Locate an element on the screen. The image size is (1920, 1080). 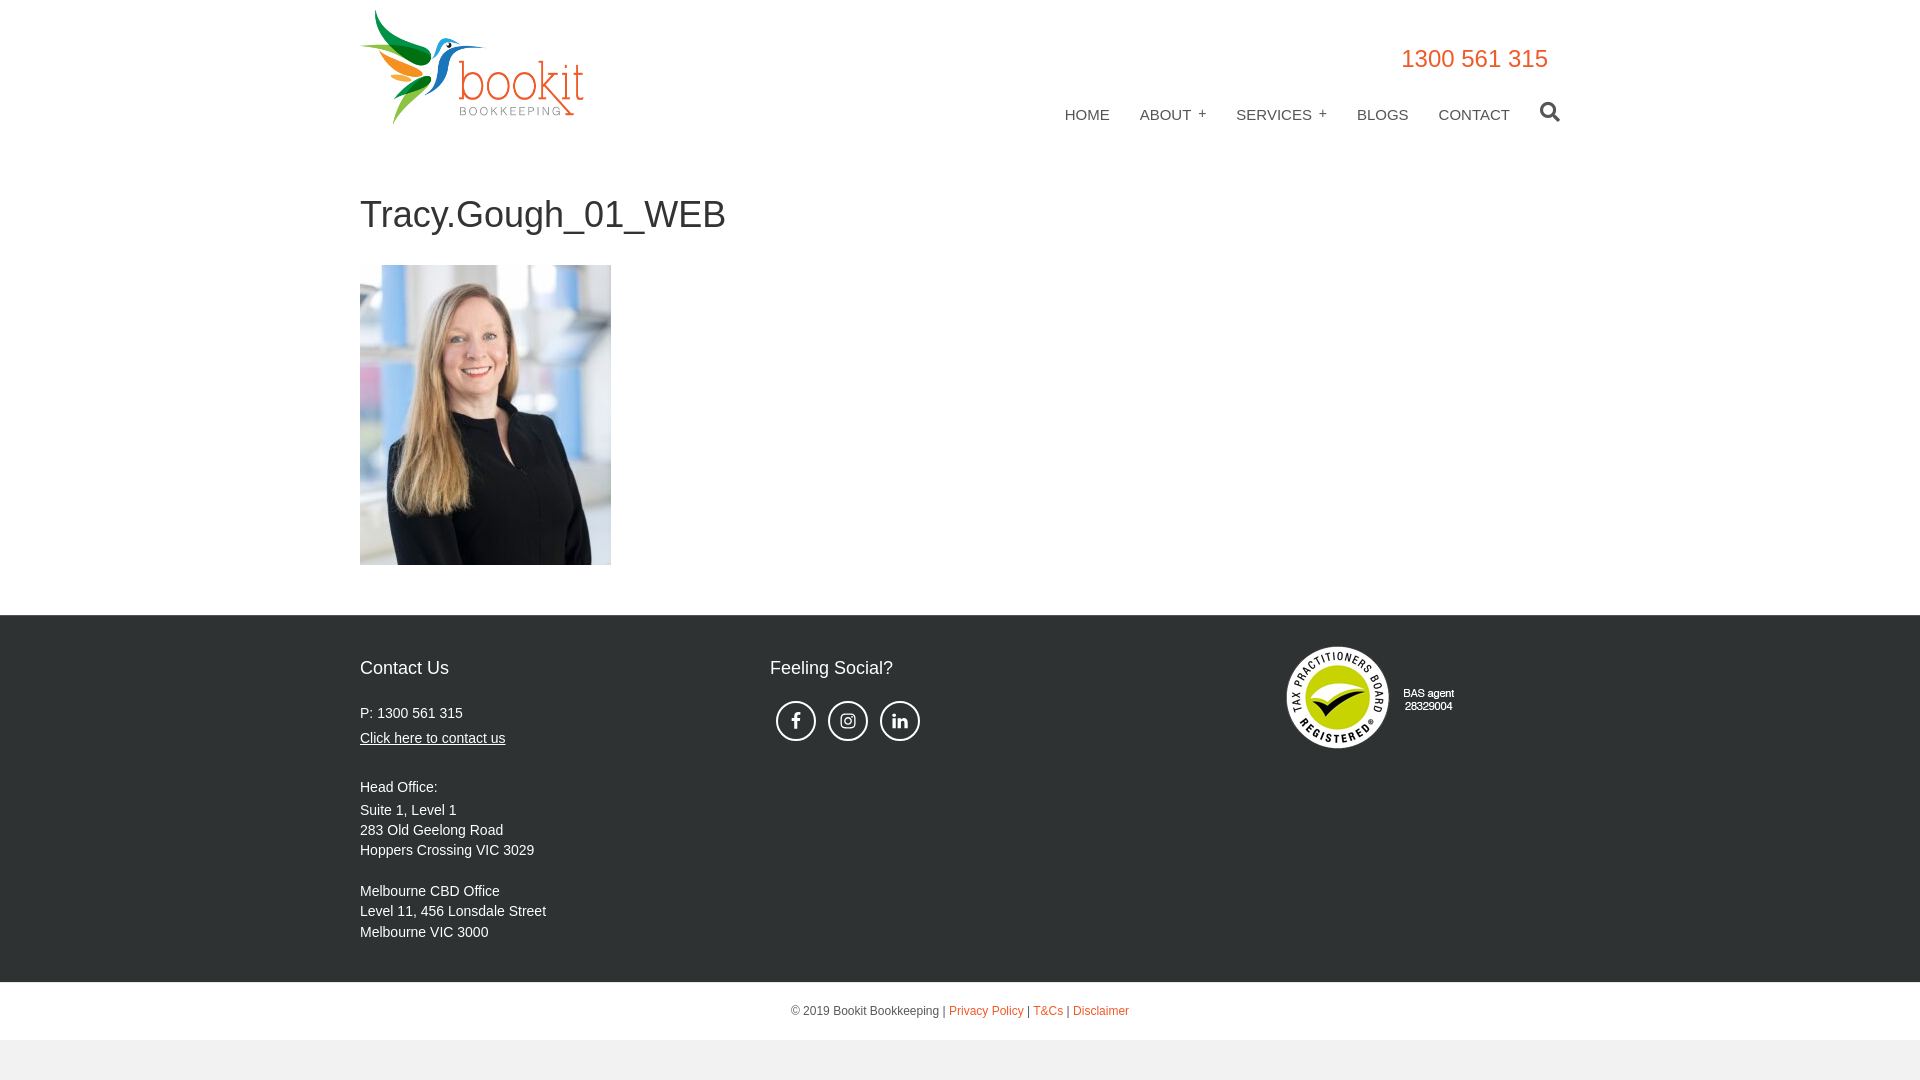
'Disclaimer' is located at coordinates (1099, 1010).